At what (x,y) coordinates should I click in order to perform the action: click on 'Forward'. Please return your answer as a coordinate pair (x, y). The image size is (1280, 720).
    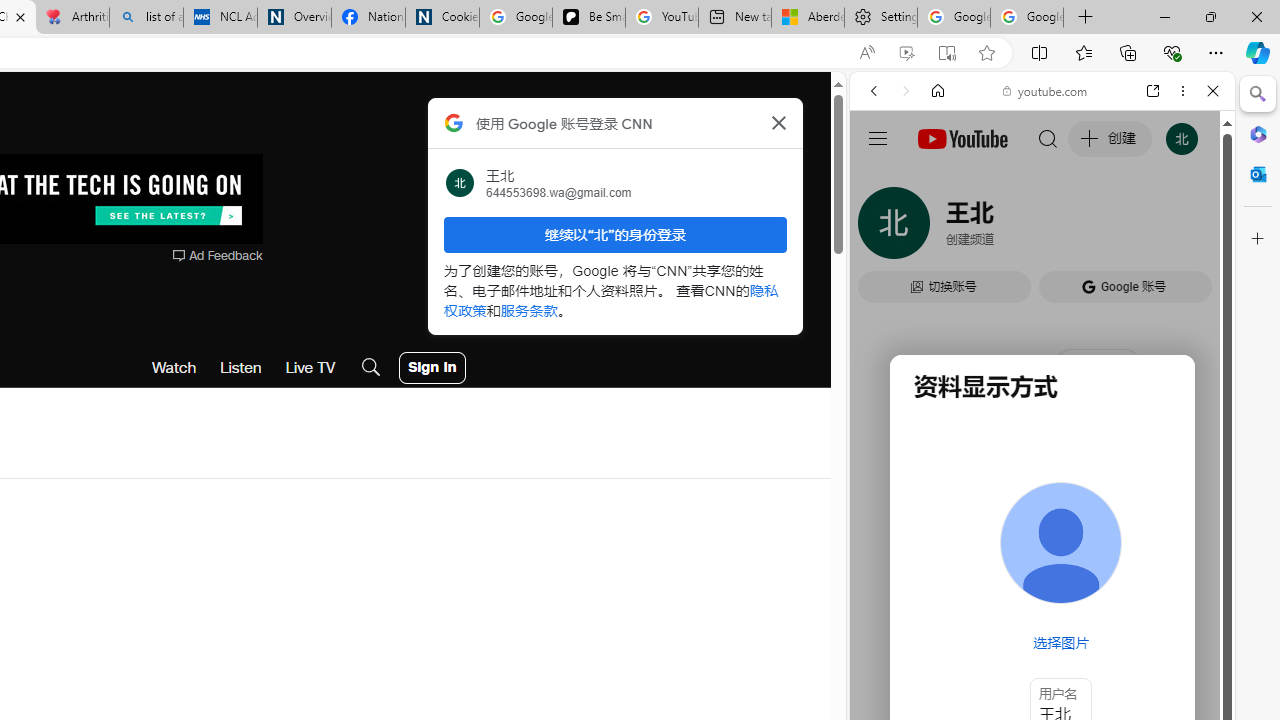
    Looking at the image, I should click on (905, 91).